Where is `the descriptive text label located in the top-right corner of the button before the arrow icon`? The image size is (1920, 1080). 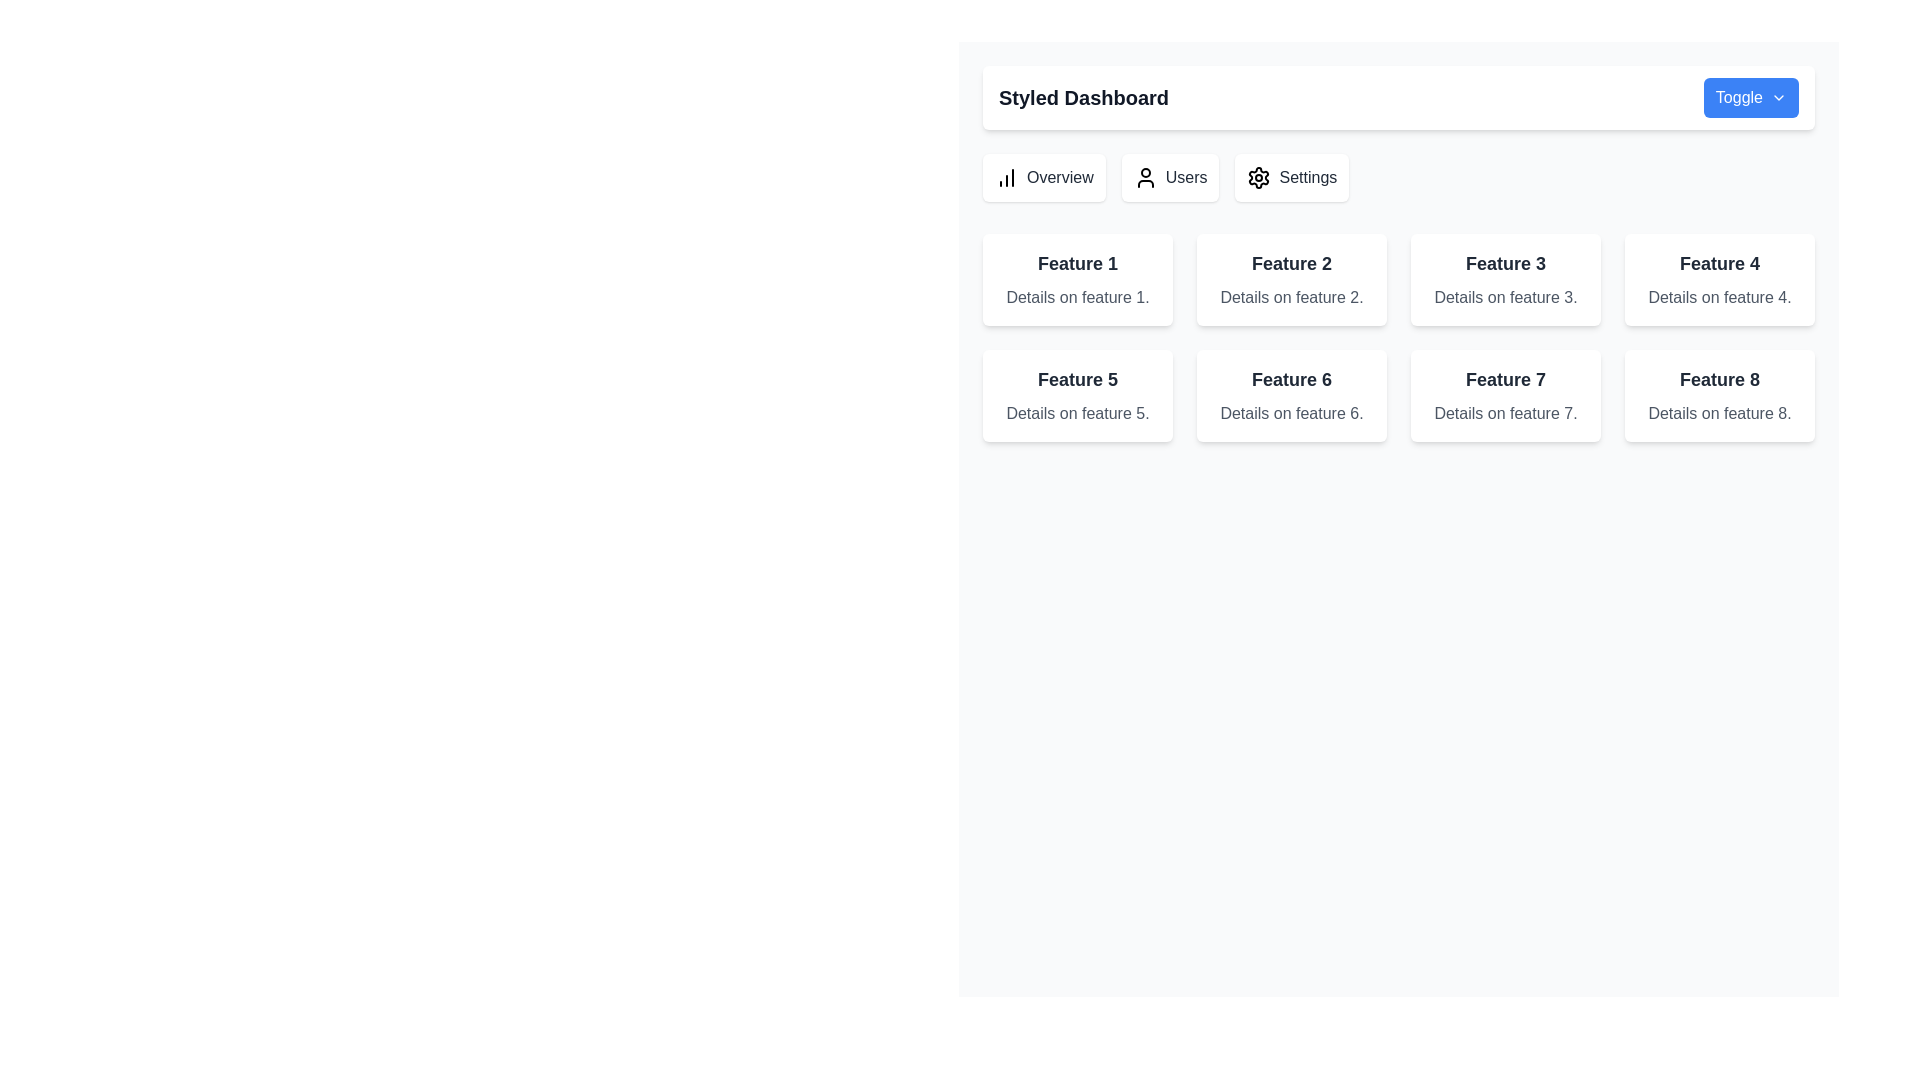
the descriptive text label located in the top-right corner of the button before the arrow icon is located at coordinates (1738, 97).